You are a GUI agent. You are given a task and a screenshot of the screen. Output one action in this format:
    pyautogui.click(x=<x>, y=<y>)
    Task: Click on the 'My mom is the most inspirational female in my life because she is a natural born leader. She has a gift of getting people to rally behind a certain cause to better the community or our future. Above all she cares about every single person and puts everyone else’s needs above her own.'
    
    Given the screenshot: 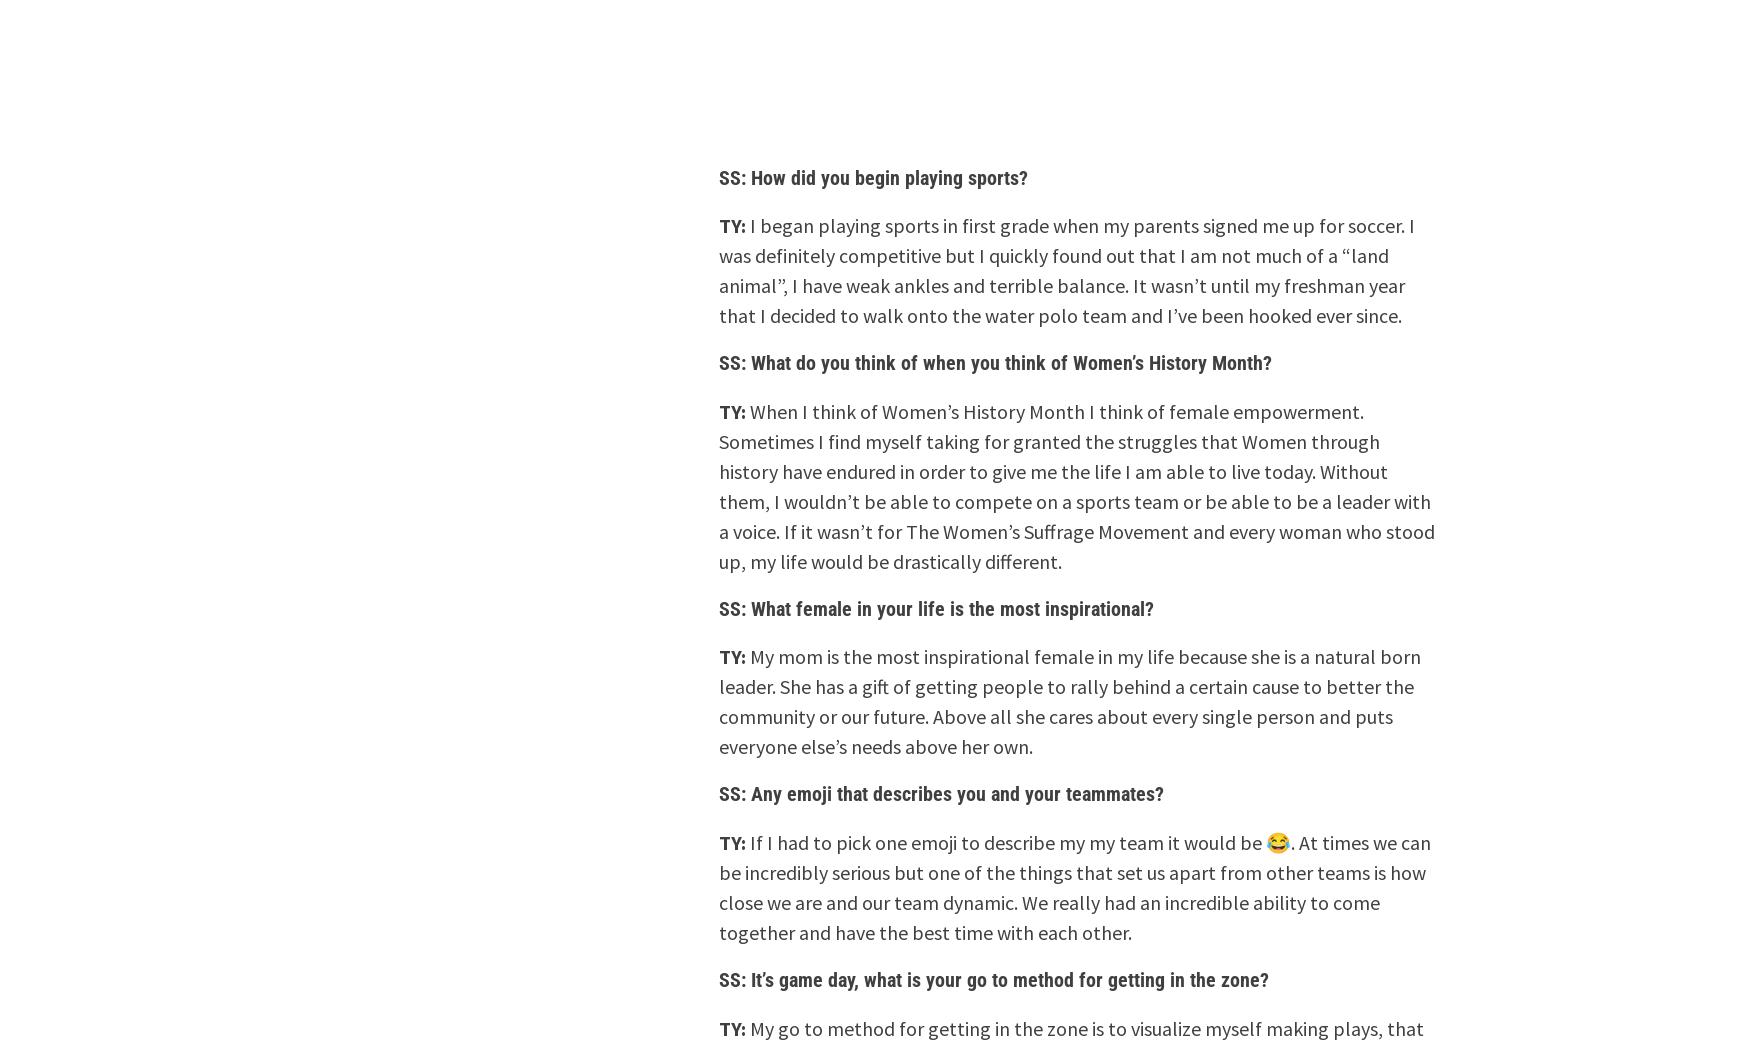 What is the action you would take?
    pyautogui.click(x=1069, y=701)
    